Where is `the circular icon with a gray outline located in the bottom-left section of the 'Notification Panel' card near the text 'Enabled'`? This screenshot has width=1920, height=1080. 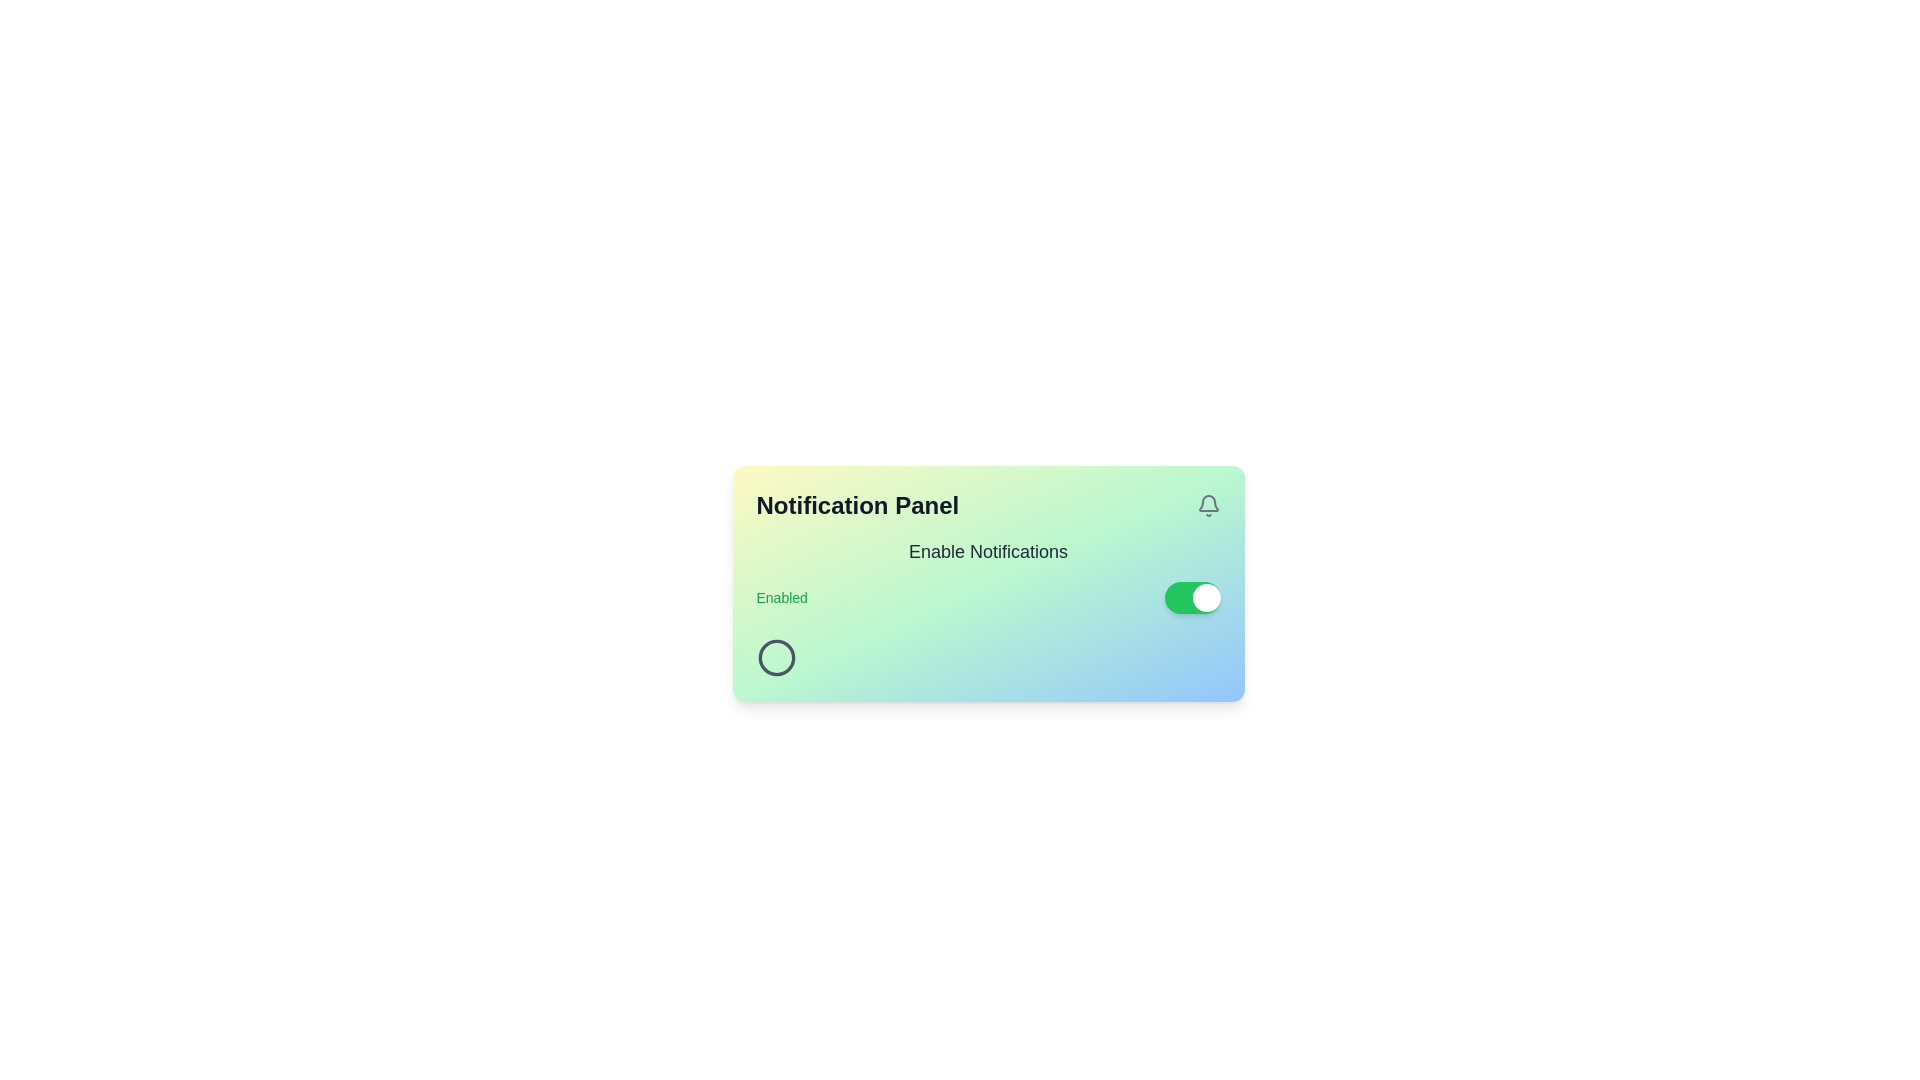
the circular icon with a gray outline located in the bottom-left section of the 'Notification Panel' card near the text 'Enabled' is located at coordinates (775, 658).